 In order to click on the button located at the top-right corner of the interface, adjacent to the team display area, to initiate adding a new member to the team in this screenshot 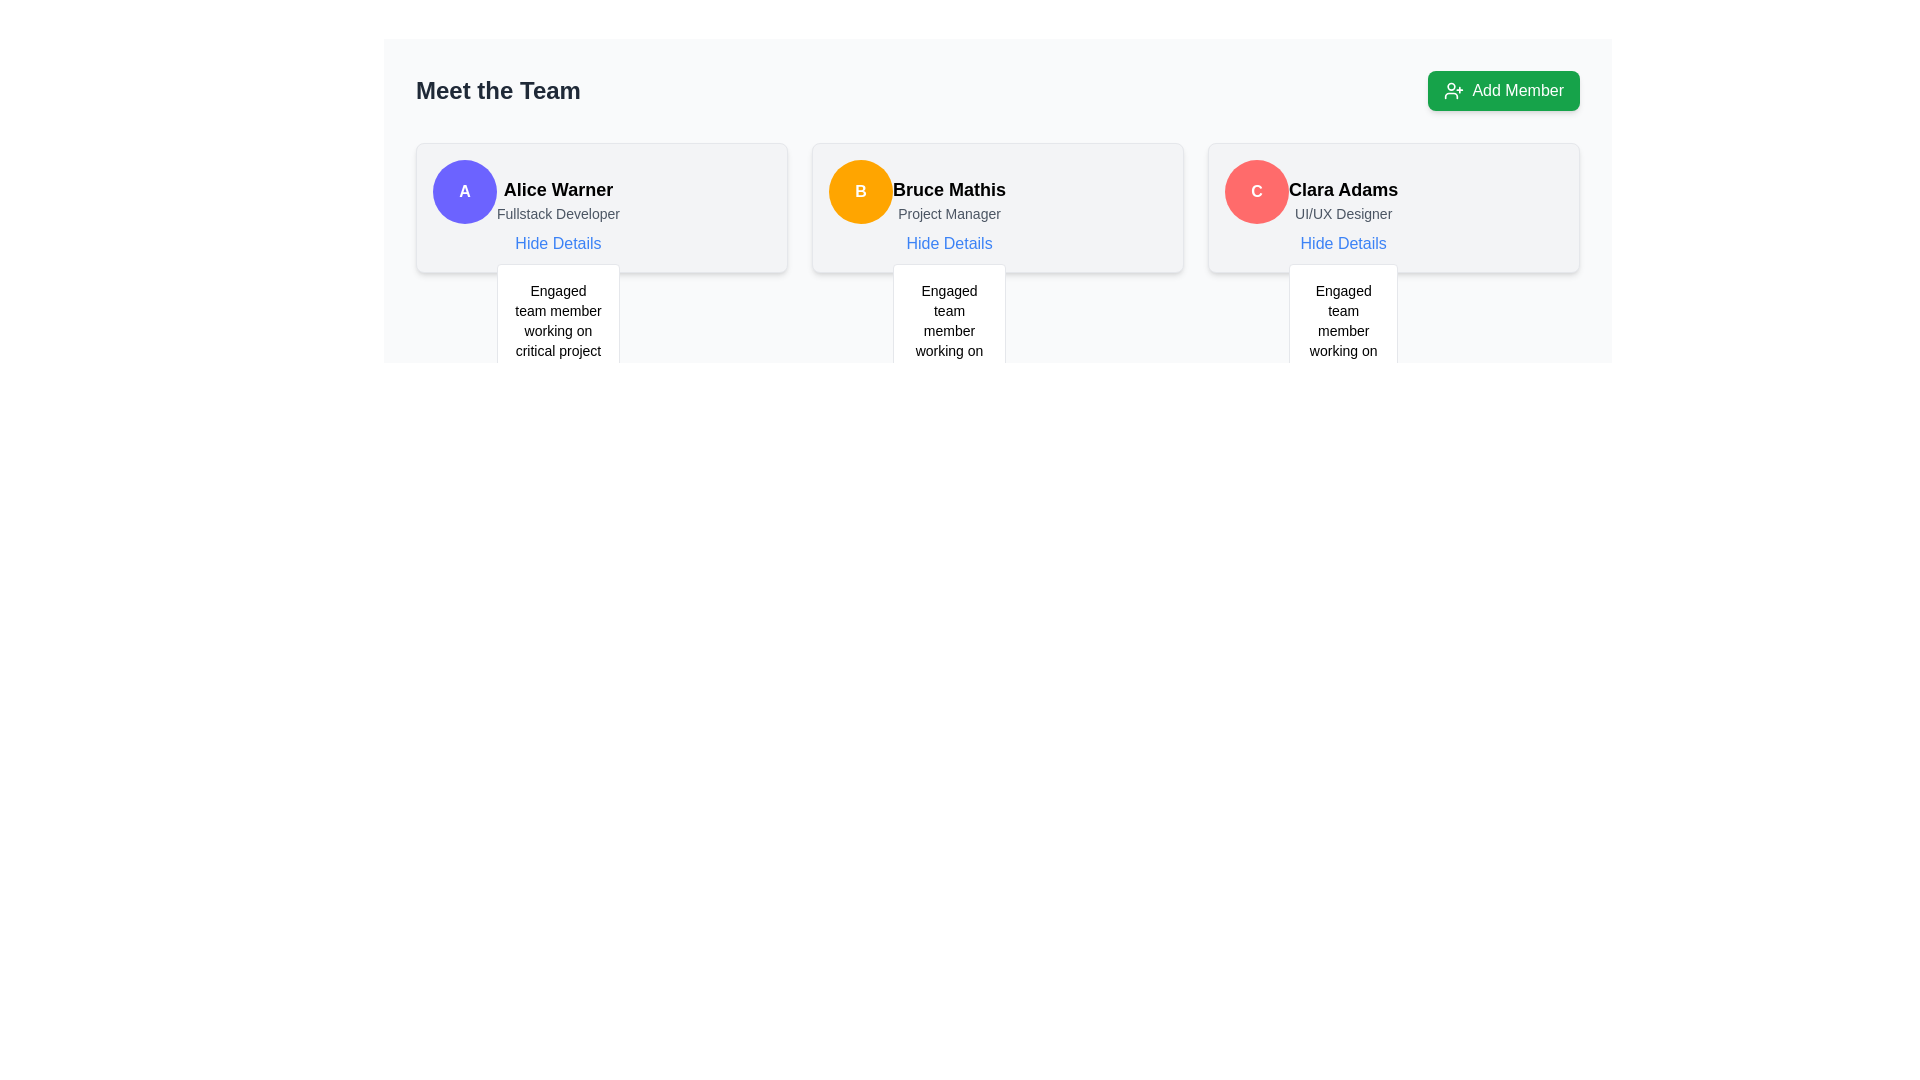, I will do `click(1504, 91)`.